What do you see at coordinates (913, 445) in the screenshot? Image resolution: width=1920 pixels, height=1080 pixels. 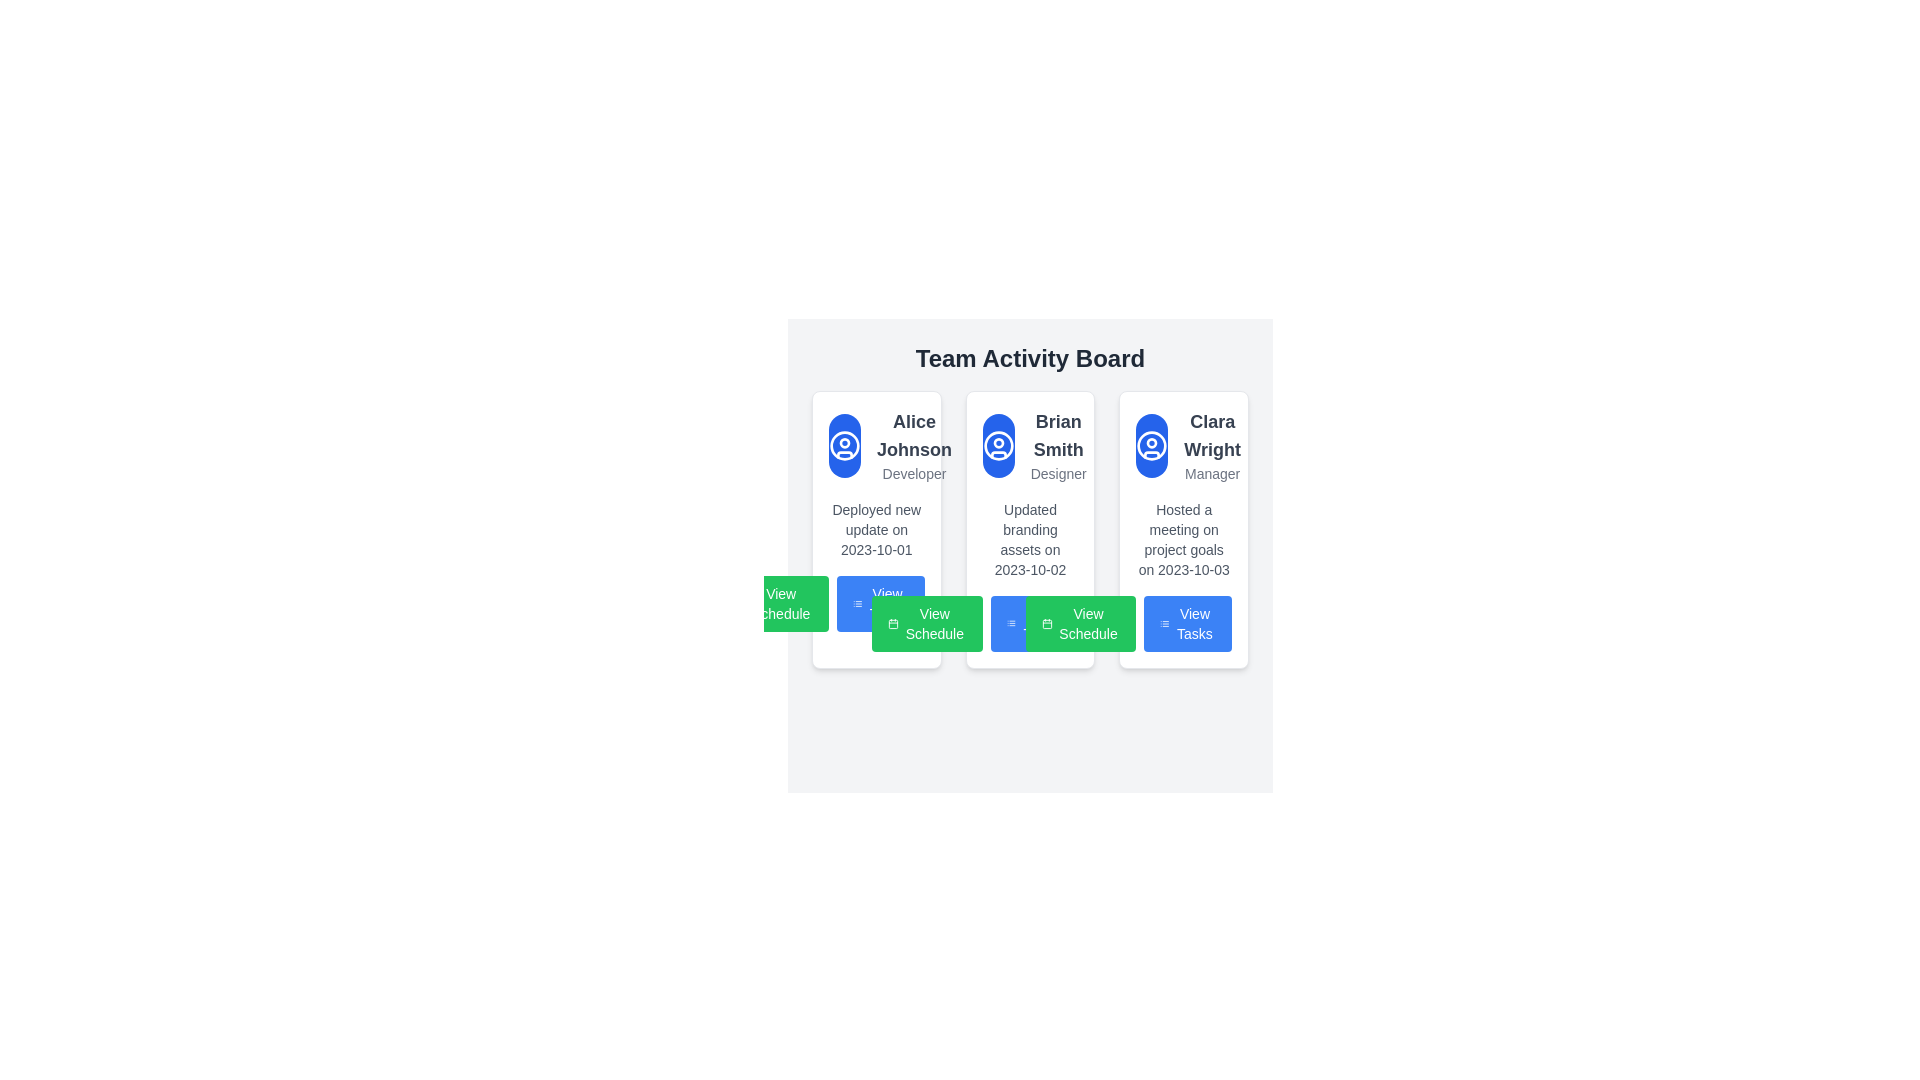 I see `the text block displaying the name and title of a team member, located in the first card at the top-left corner of the card structure, to the right of a blue circular icon` at bounding box center [913, 445].